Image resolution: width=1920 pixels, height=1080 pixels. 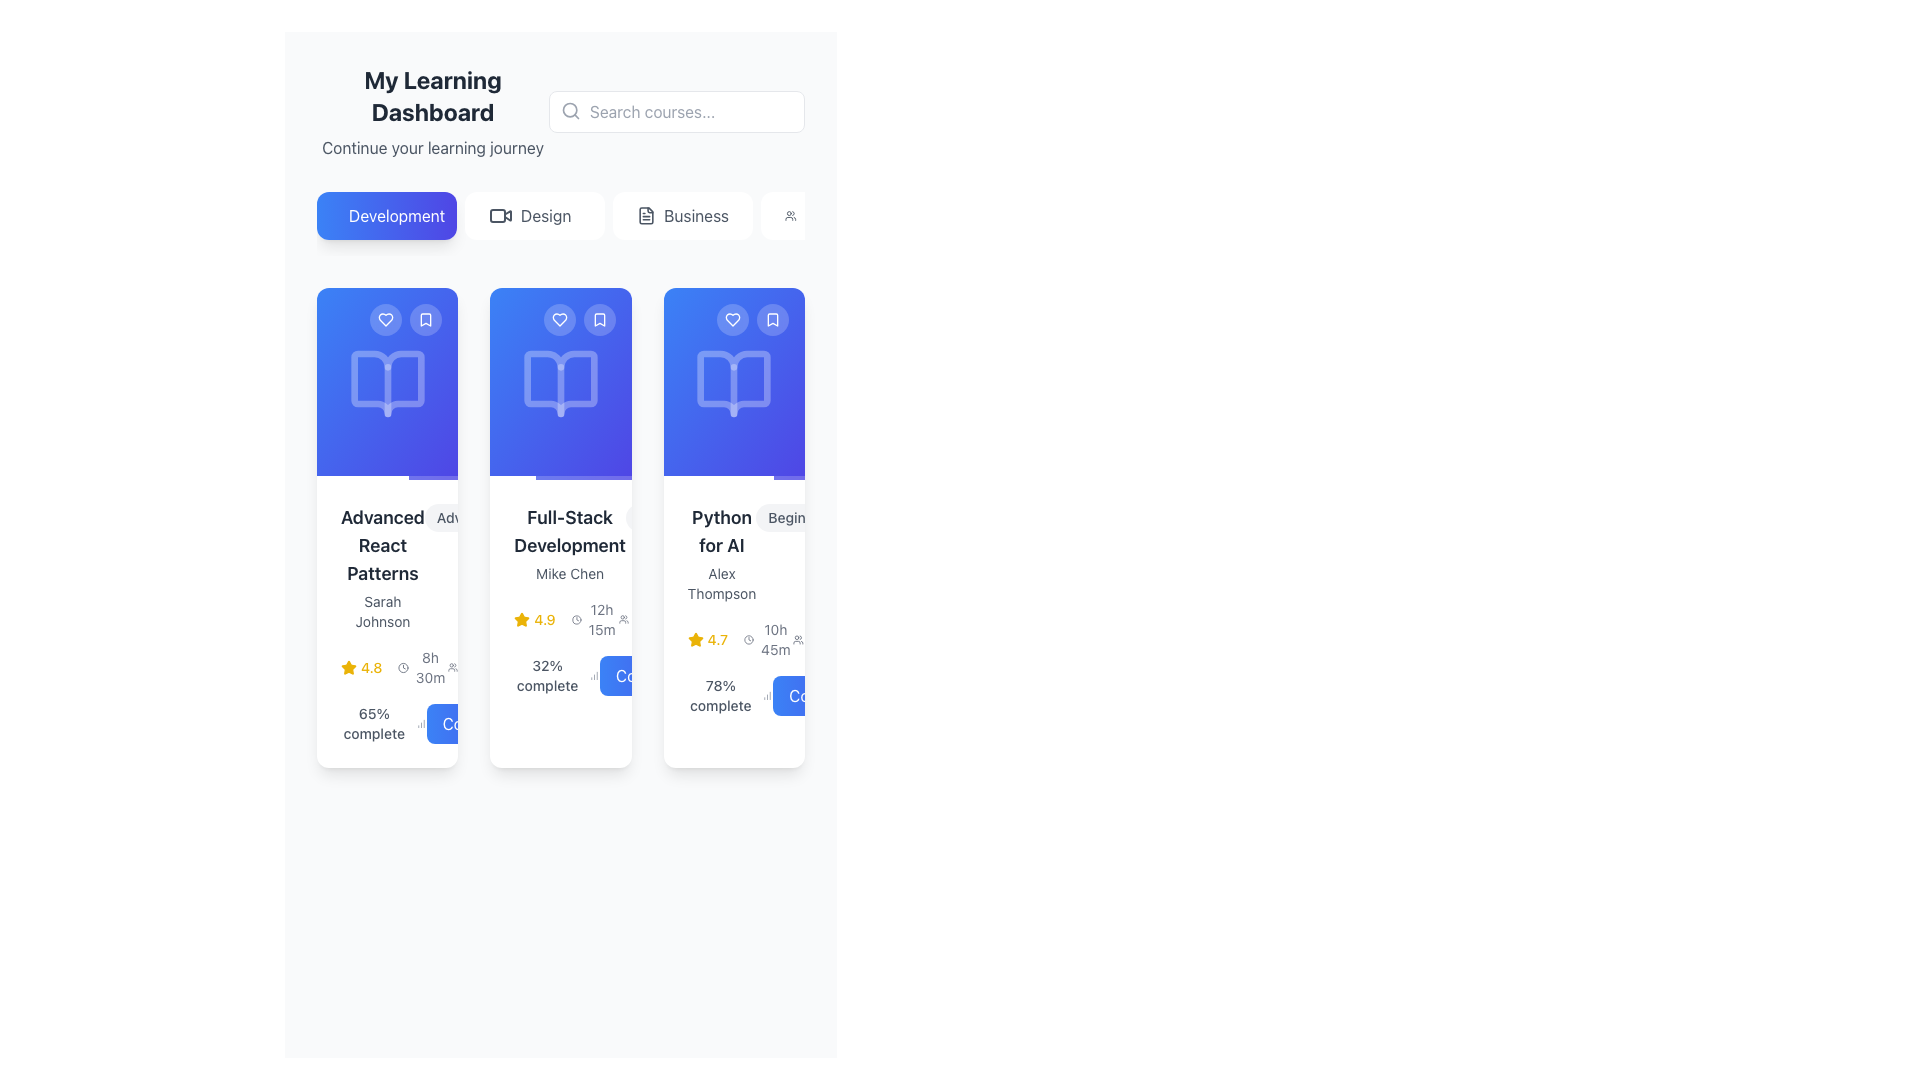 I want to click on the gray SVG icon representing a group of people, located to the left of the text '2156 students', so click(x=623, y=619).